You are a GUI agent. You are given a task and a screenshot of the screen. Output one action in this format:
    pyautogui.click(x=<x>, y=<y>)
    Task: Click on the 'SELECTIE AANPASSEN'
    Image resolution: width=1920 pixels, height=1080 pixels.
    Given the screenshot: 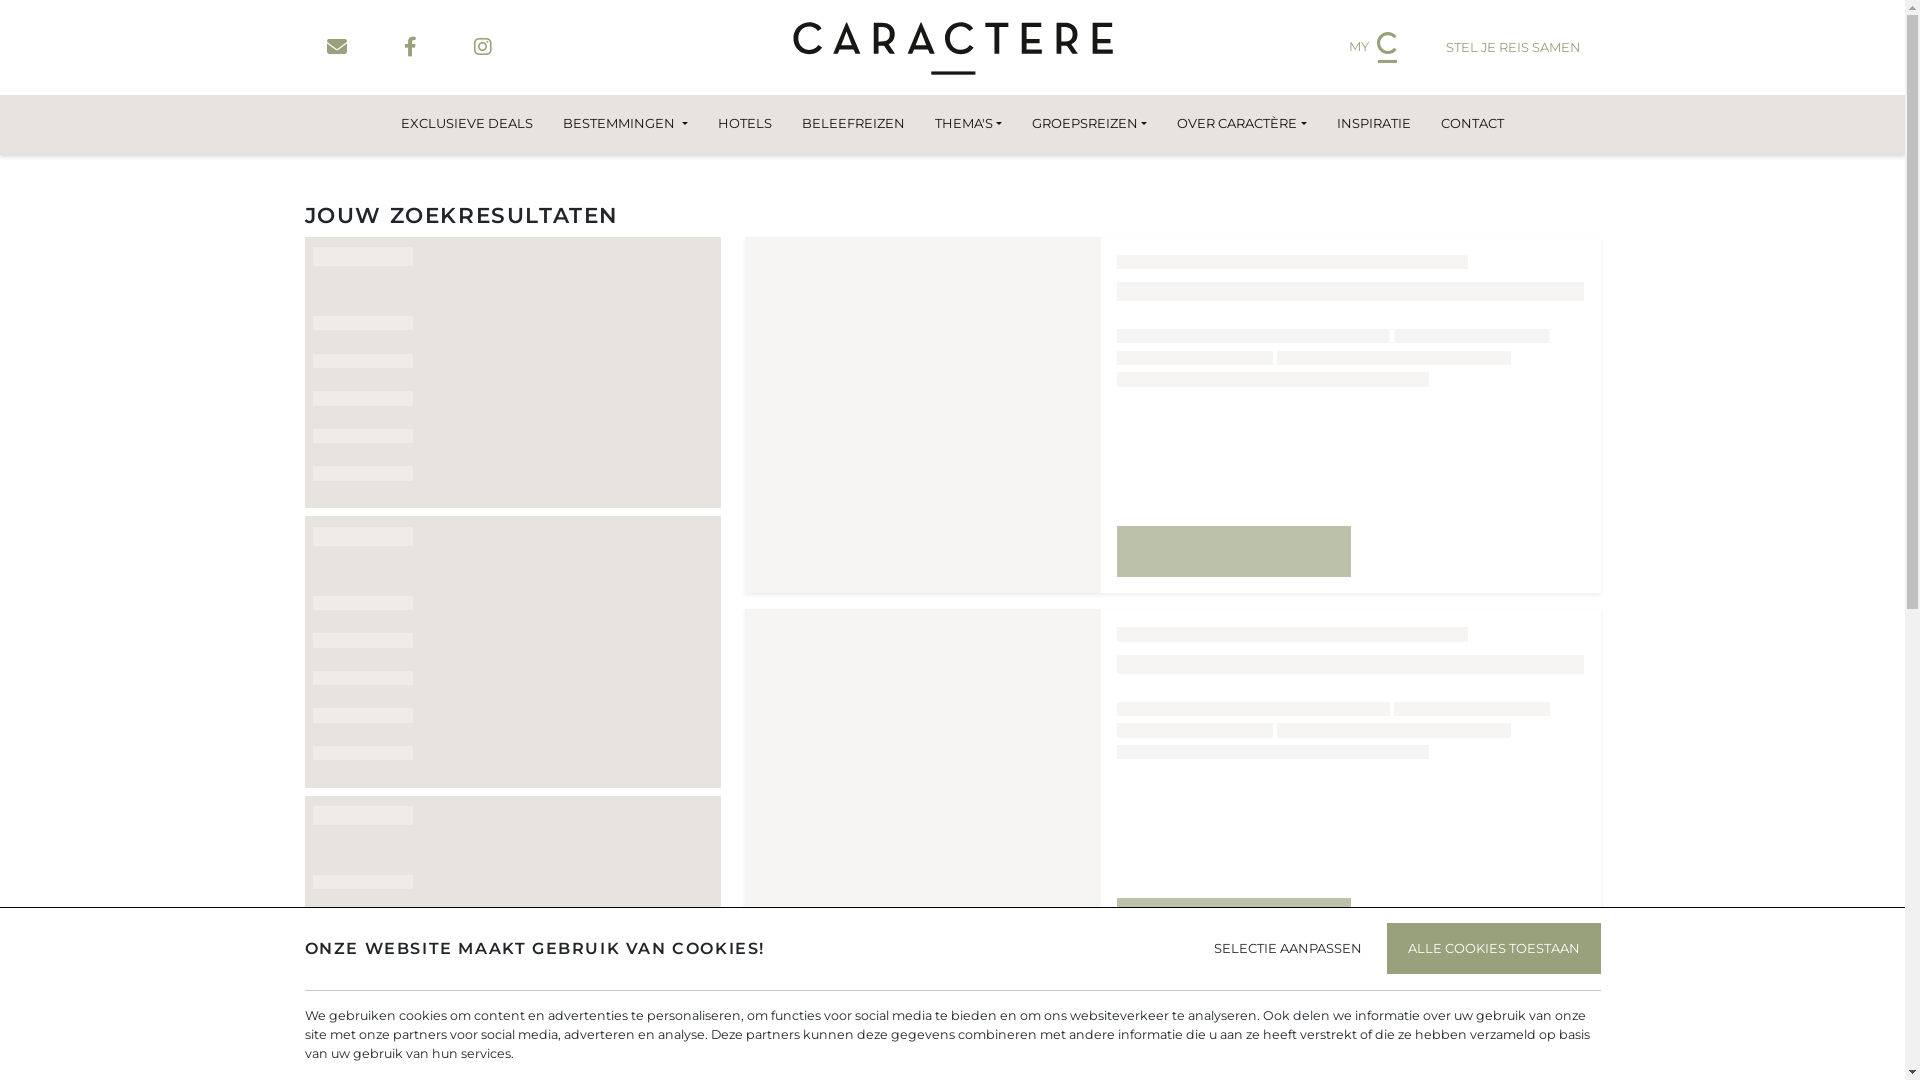 What is the action you would take?
    pyautogui.click(x=1286, y=947)
    